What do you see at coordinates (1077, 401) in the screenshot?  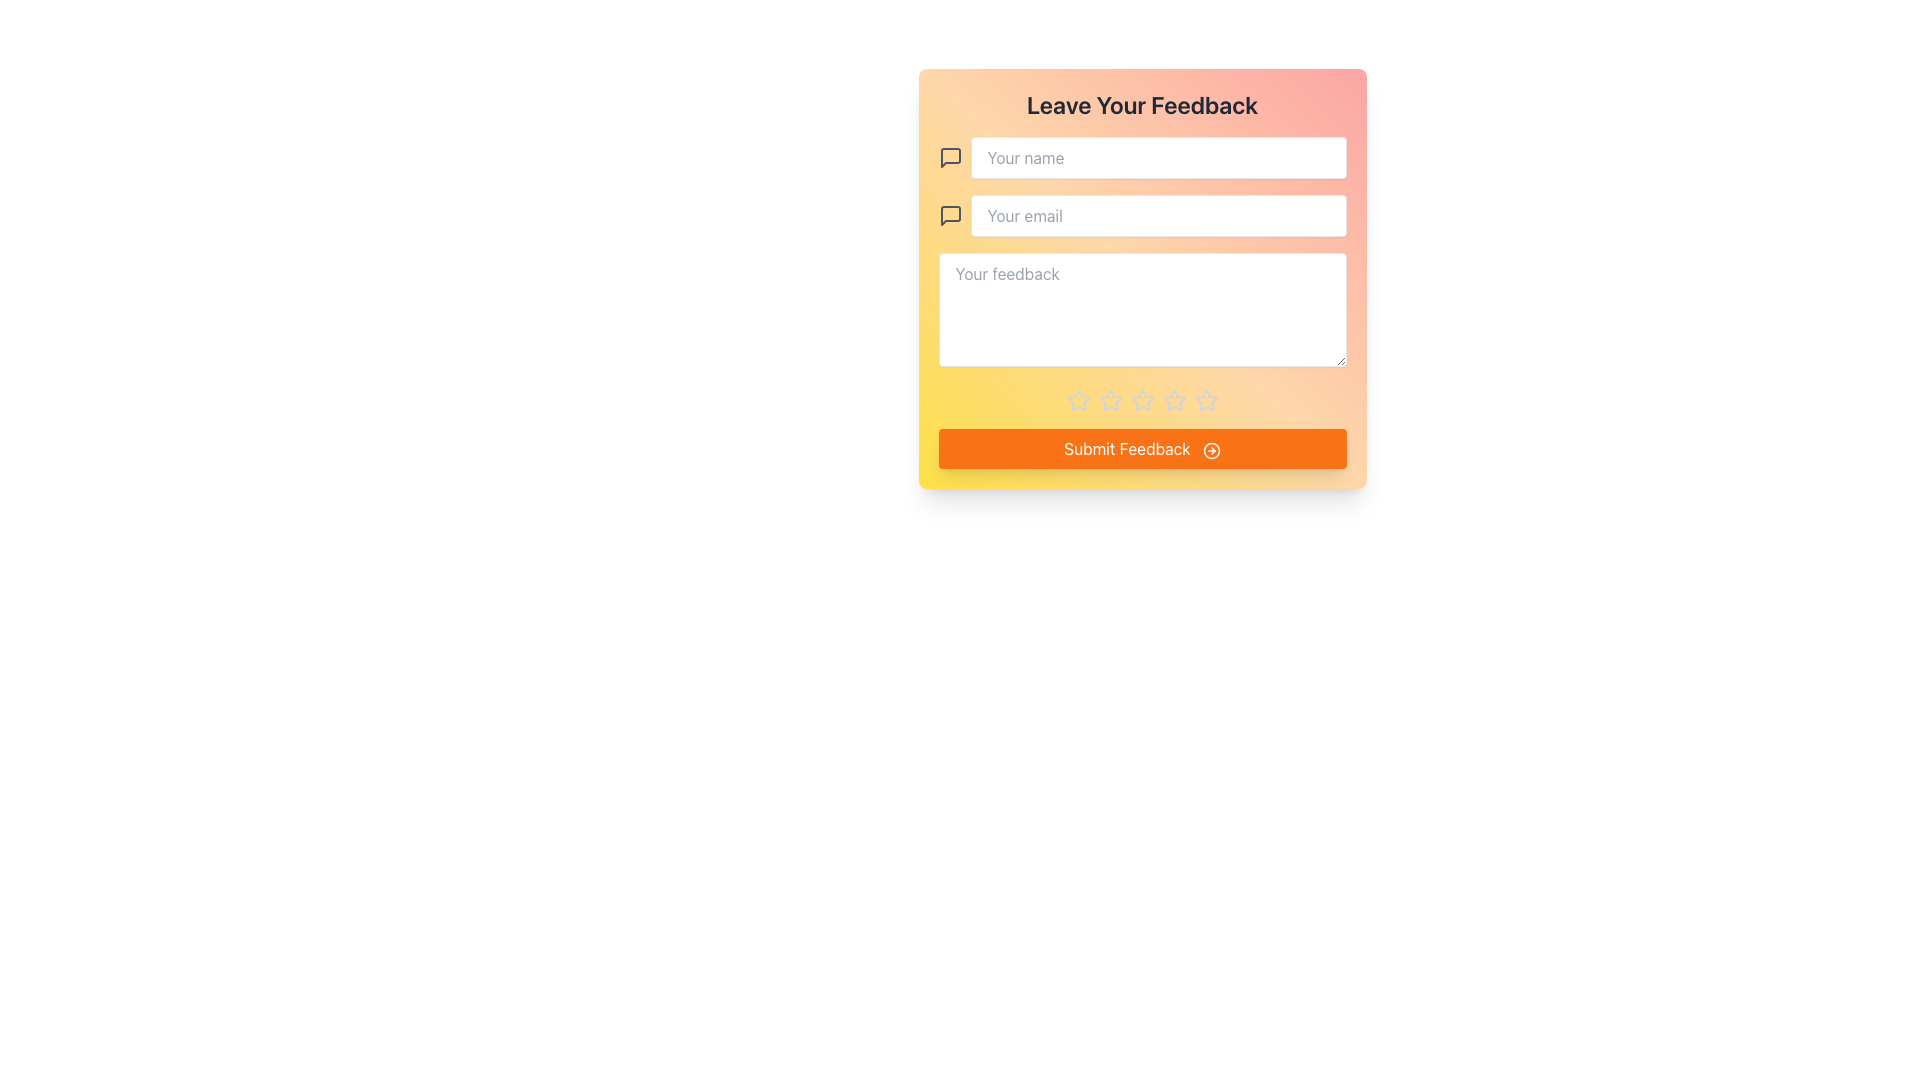 I see `the first star-shaped rating icon, which is an outlined light gray star located in a row of five stars in the feedback form` at bounding box center [1077, 401].